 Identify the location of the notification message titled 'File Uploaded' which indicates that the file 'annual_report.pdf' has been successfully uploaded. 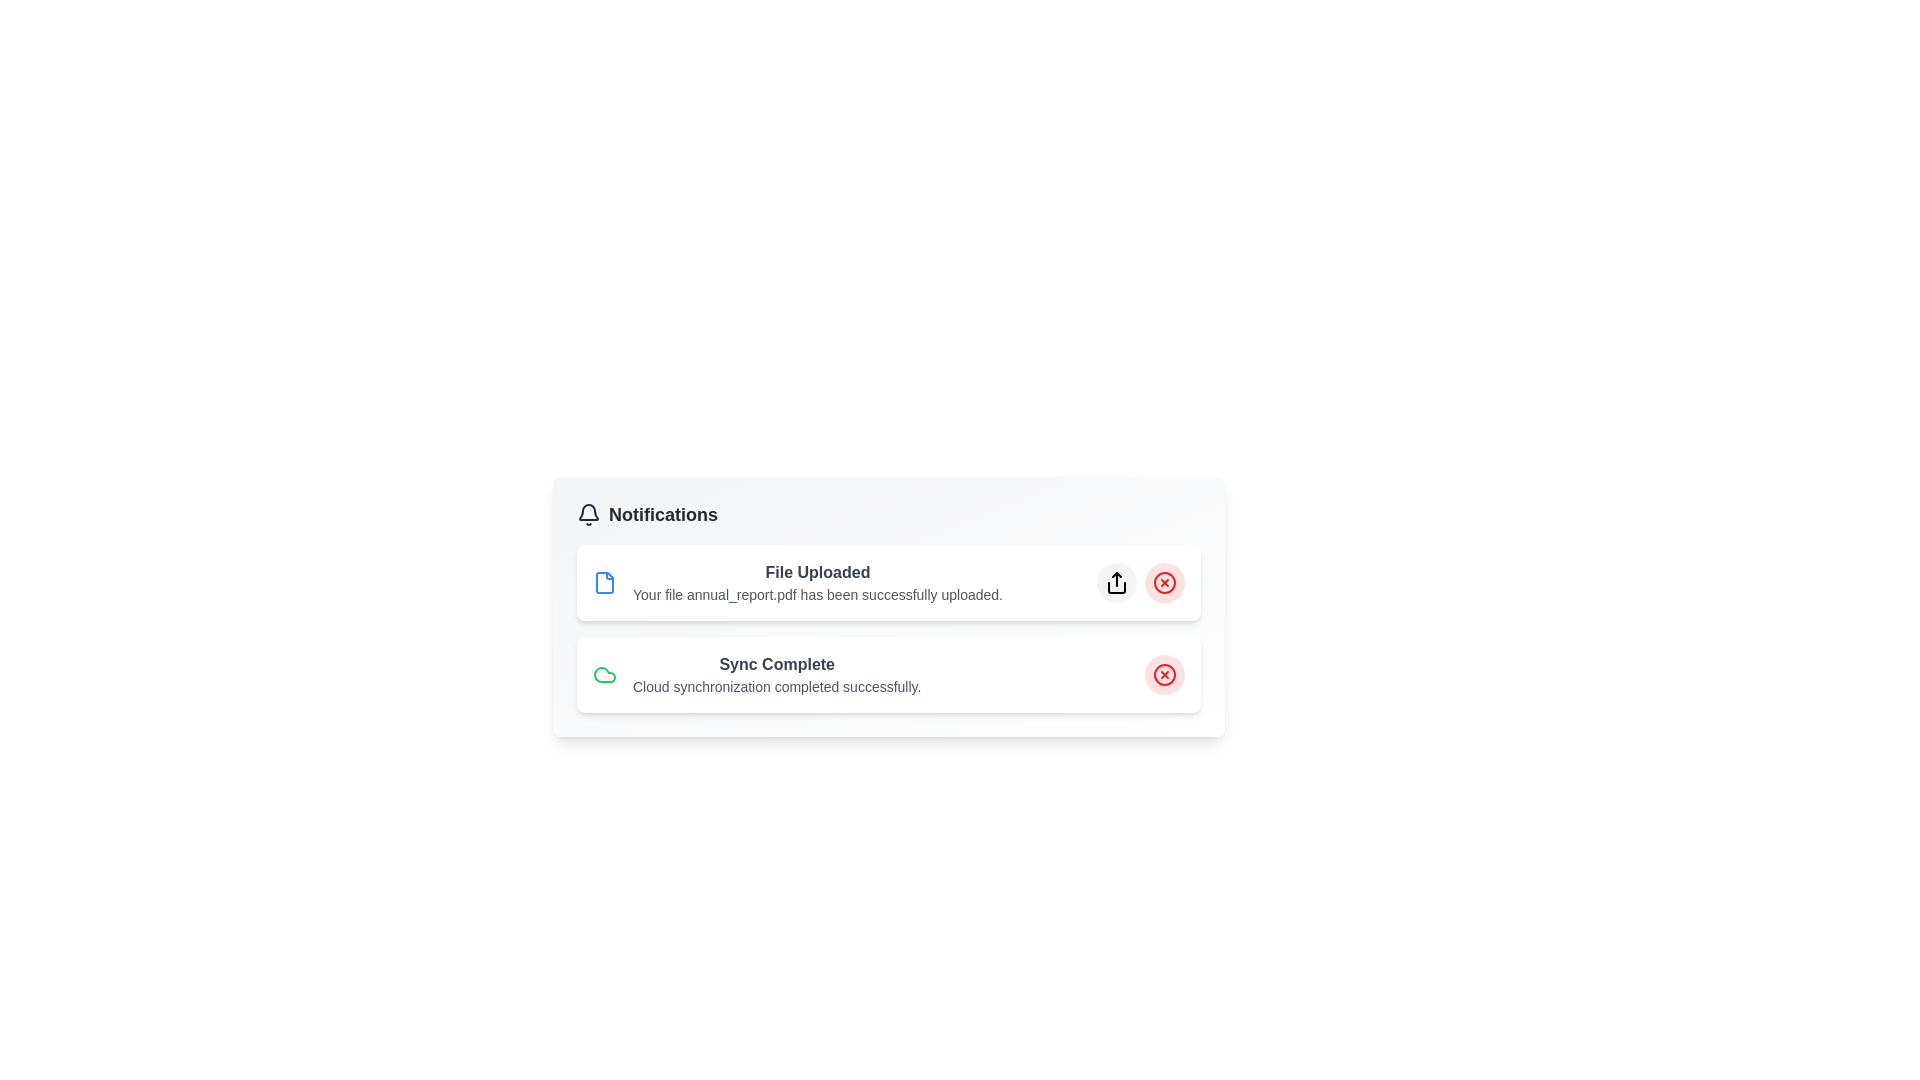
(817, 582).